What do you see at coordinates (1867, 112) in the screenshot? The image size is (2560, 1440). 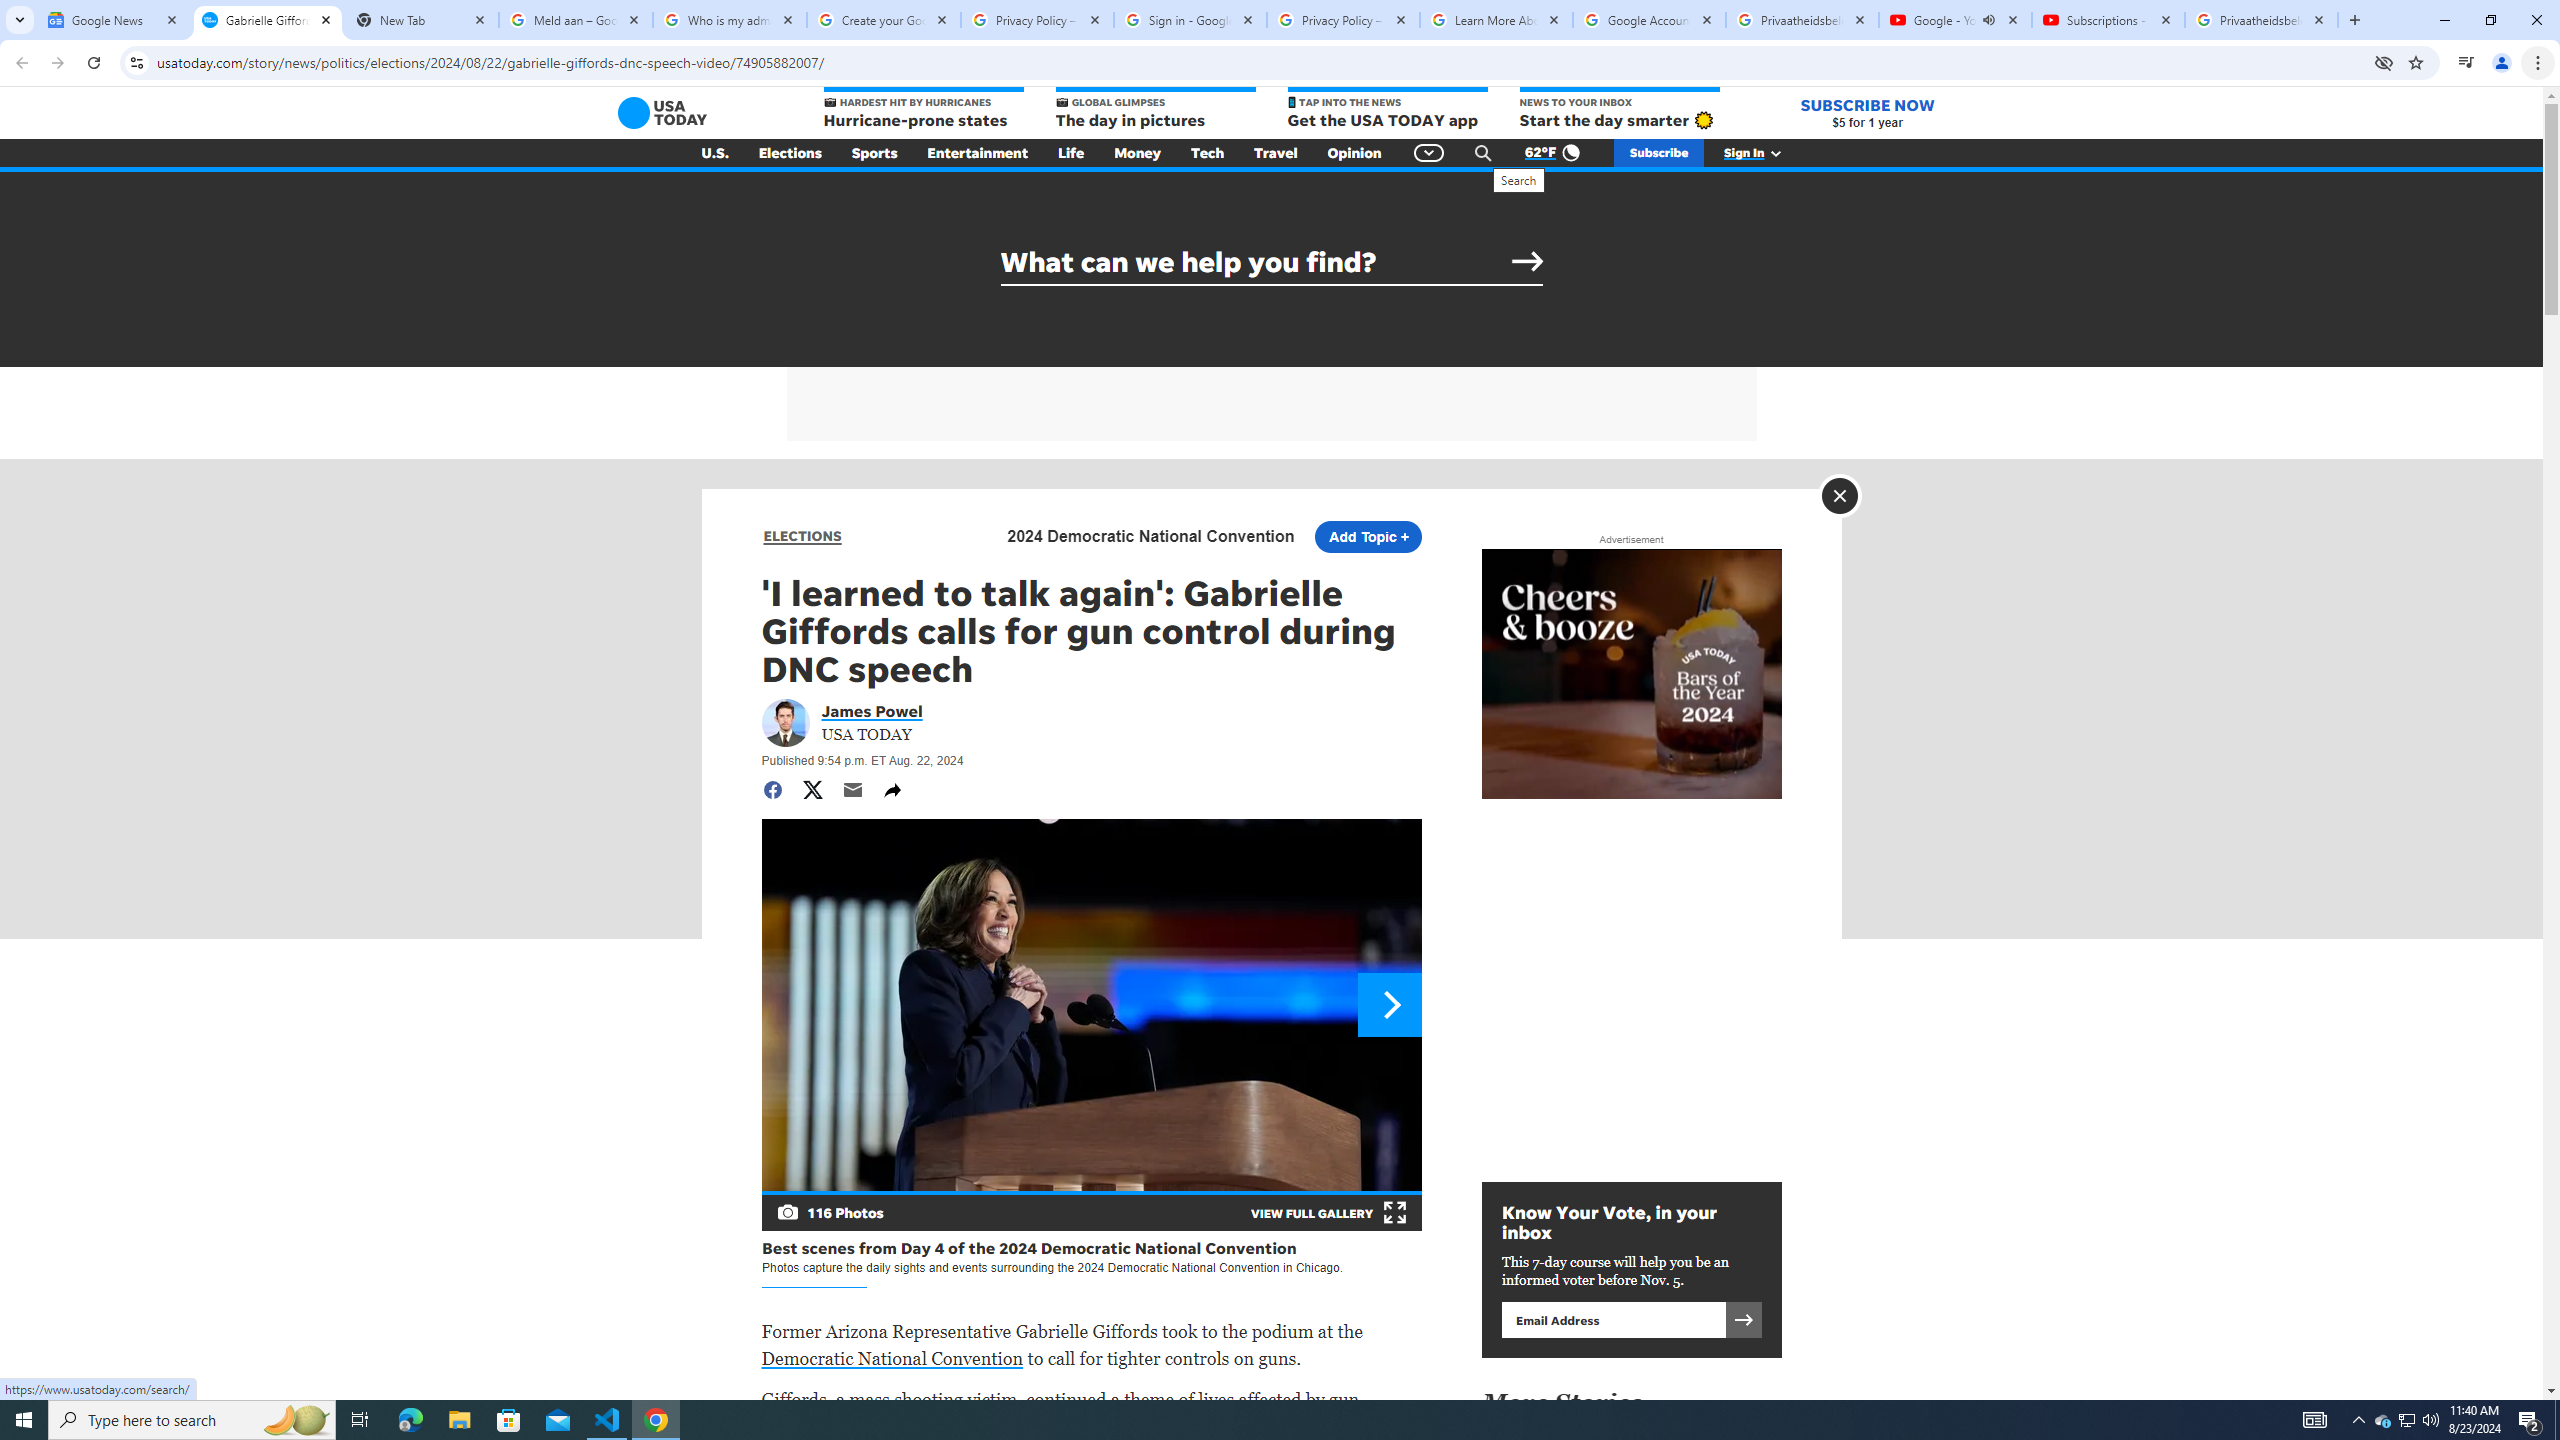 I see `'SUBSCRIBE NOW $5 for 1 year'` at bounding box center [1867, 112].